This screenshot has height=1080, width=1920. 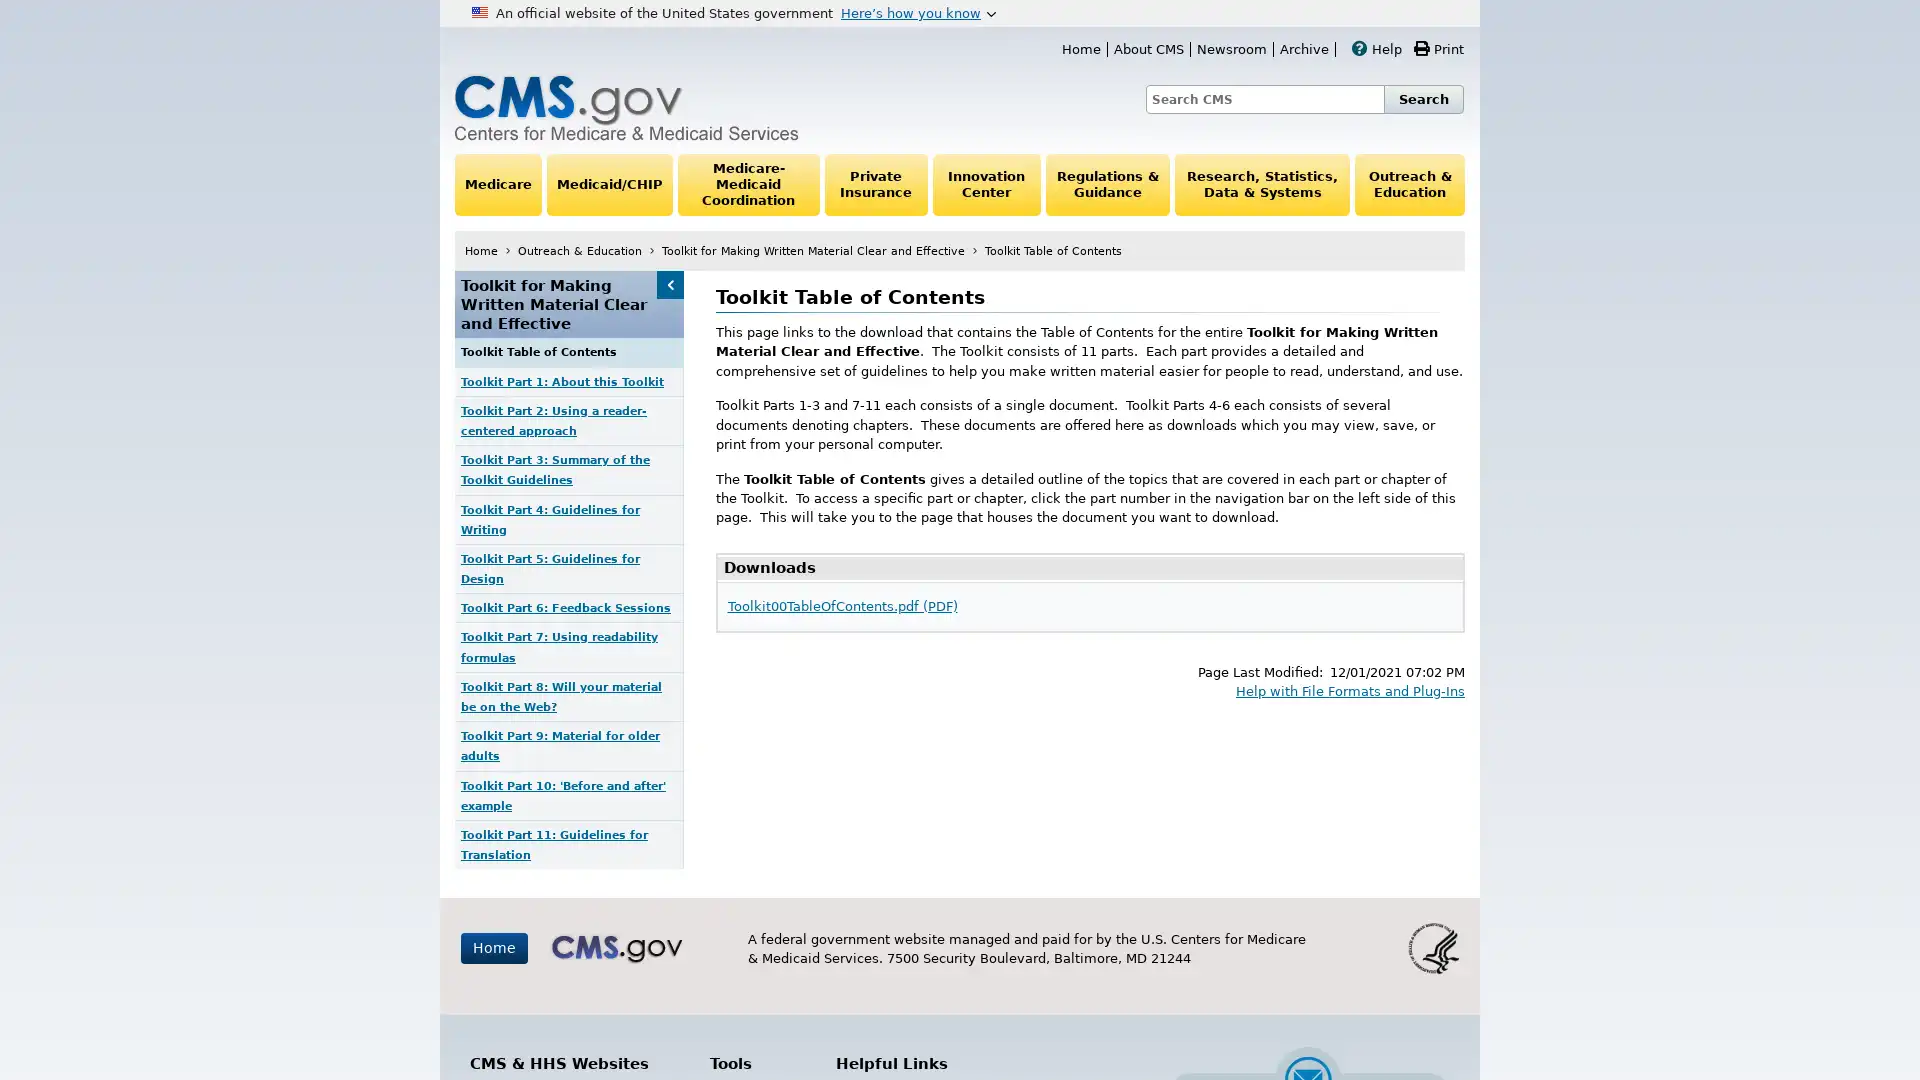 What do you see at coordinates (669, 285) in the screenshot?
I see `Toolkit for Making Written Material Clear and Effective` at bounding box center [669, 285].